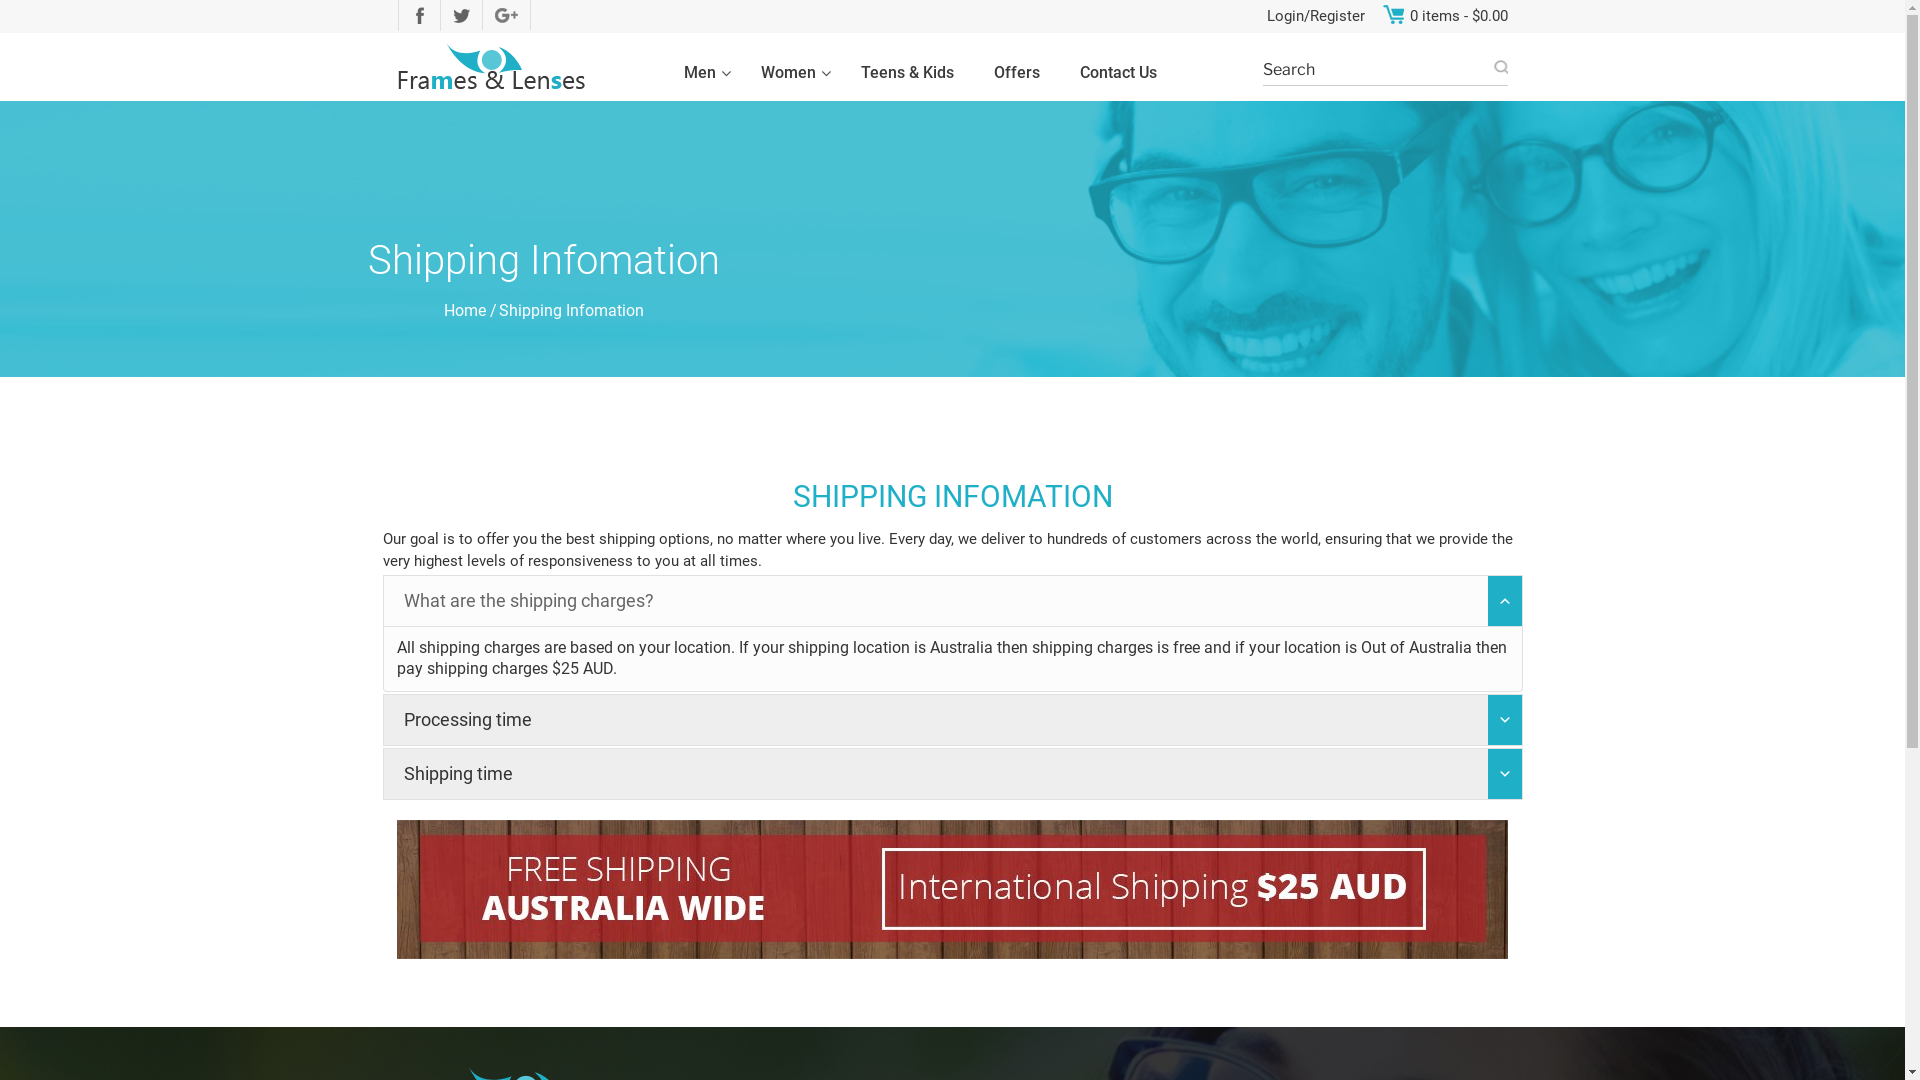  What do you see at coordinates (1265, 16) in the screenshot?
I see `'Login/Register'` at bounding box center [1265, 16].